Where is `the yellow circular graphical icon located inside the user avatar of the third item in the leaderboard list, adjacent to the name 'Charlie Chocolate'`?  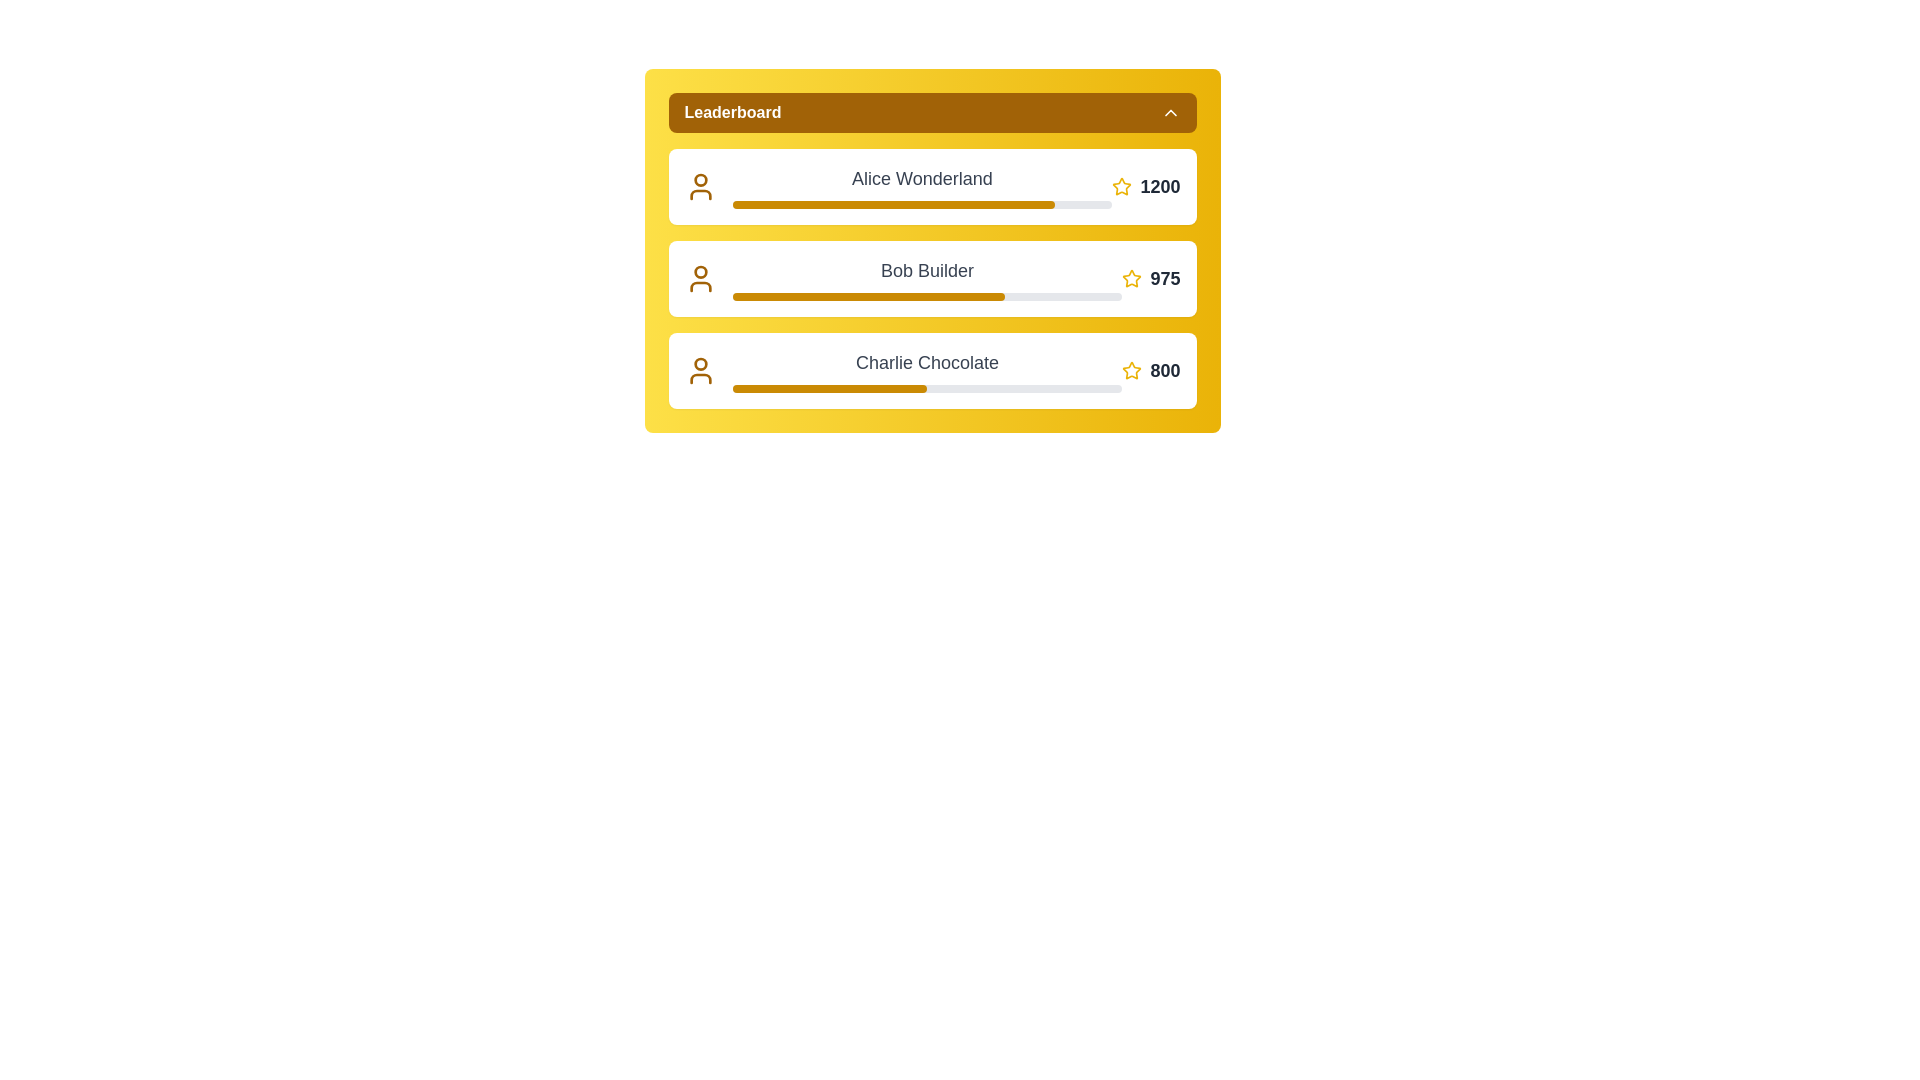
the yellow circular graphical icon located inside the user avatar of the third item in the leaderboard list, adjacent to the name 'Charlie Chocolate' is located at coordinates (700, 364).